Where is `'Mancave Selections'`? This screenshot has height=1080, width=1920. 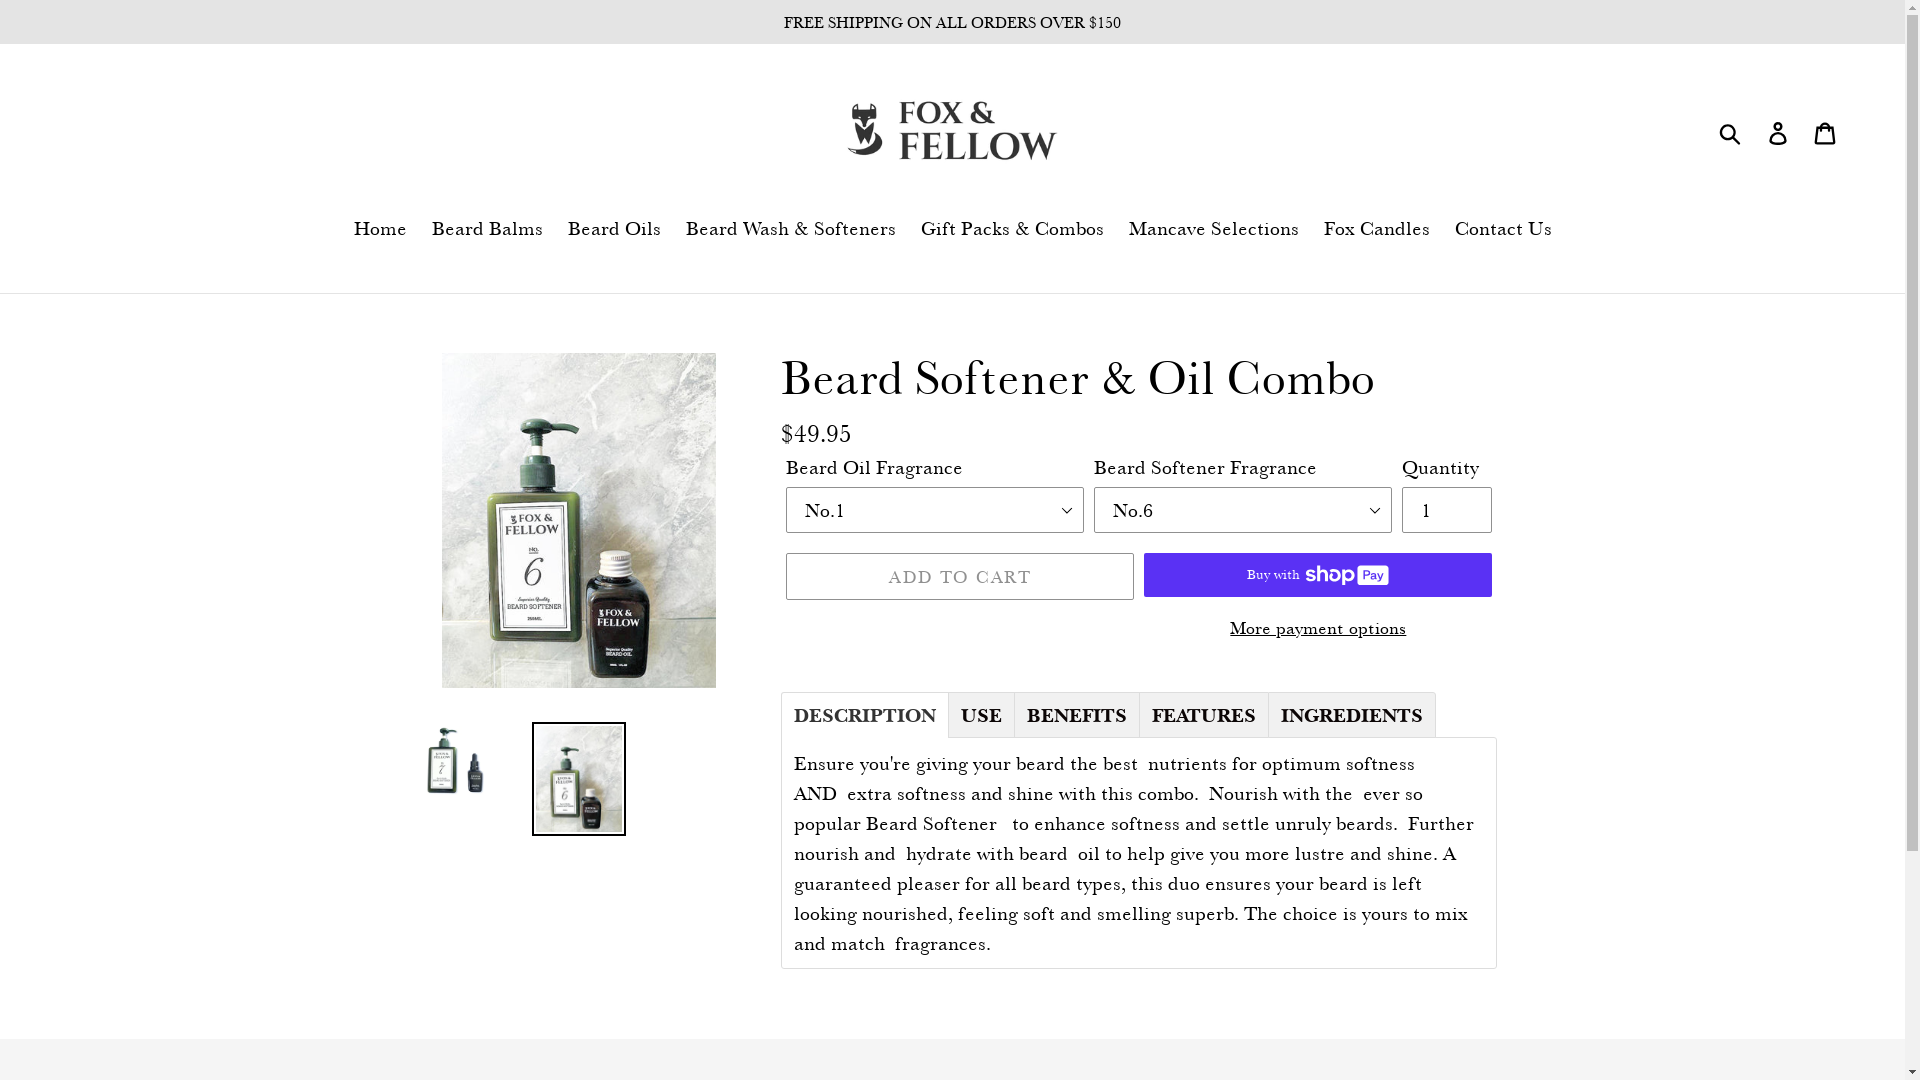 'Mancave Selections' is located at coordinates (1212, 228).